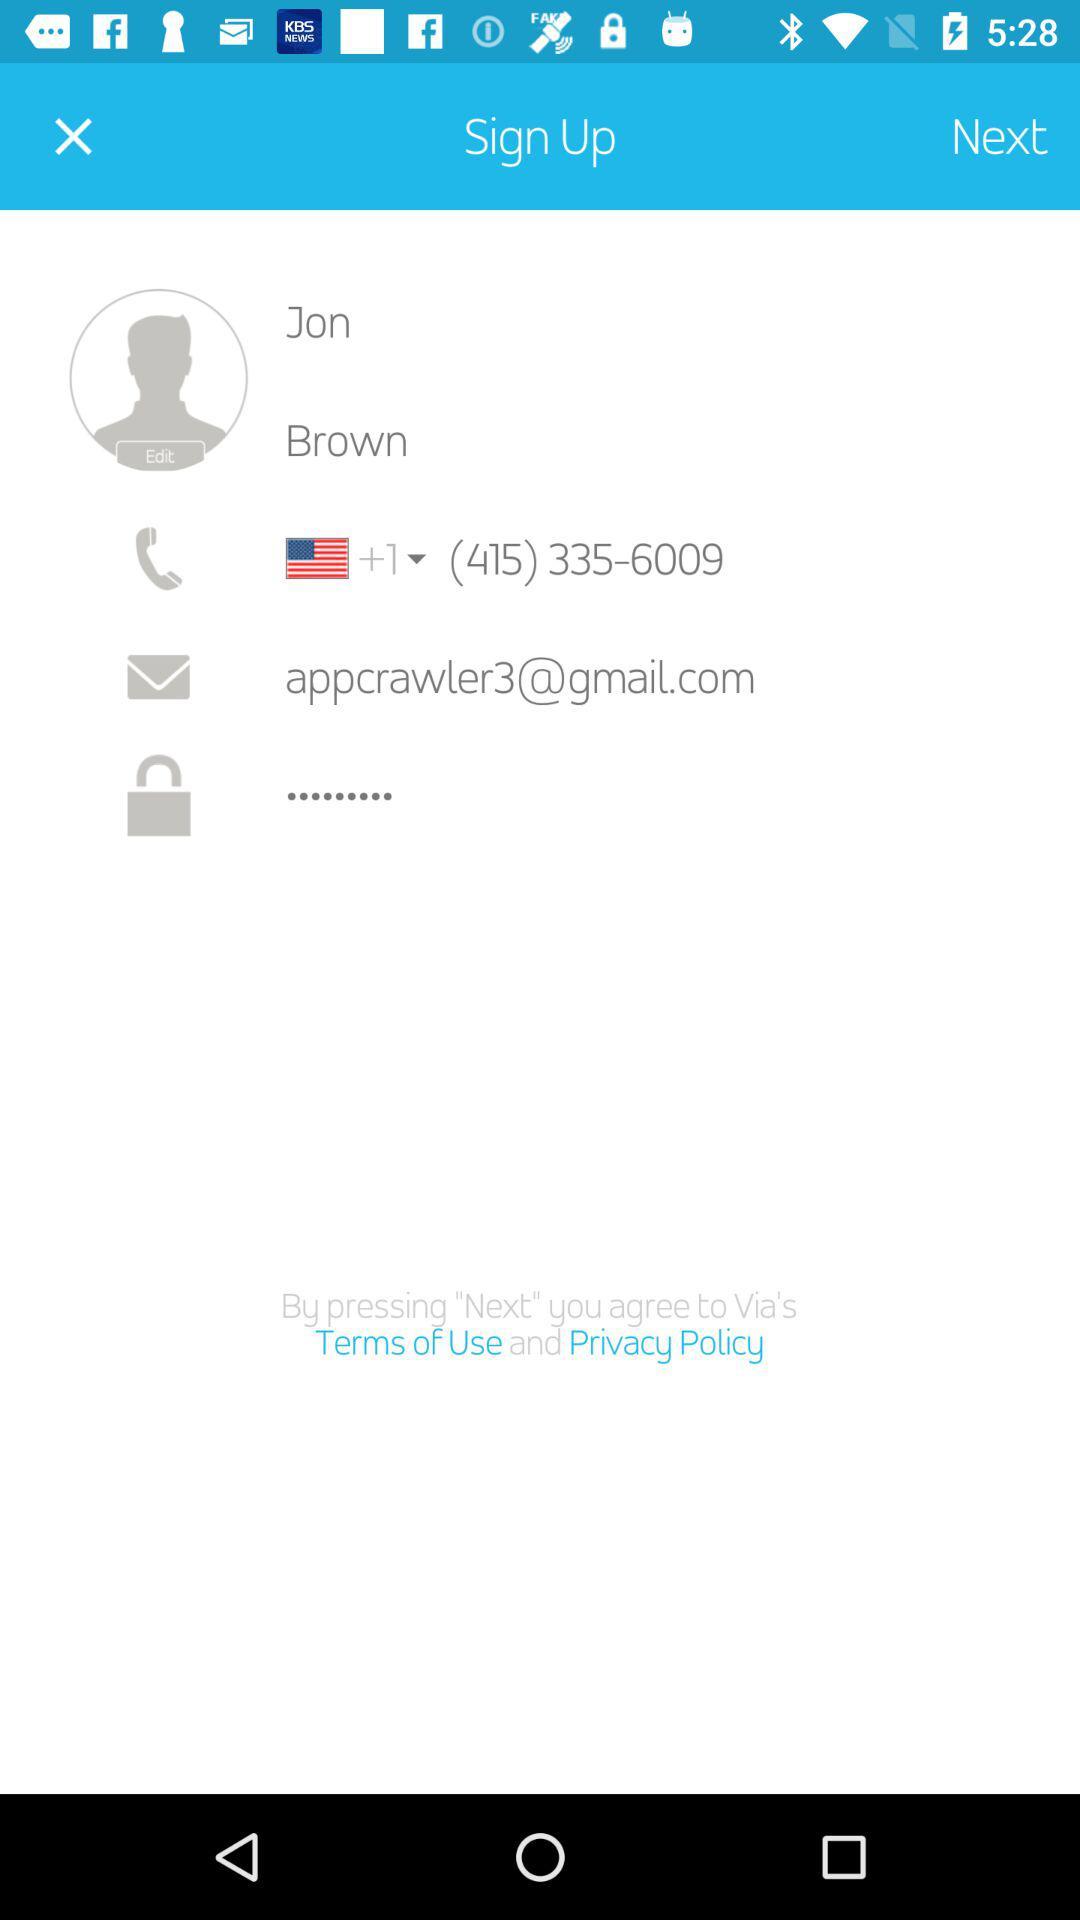 The height and width of the screenshot is (1920, 1080). I want to click on the jon item, so click(667, 321).